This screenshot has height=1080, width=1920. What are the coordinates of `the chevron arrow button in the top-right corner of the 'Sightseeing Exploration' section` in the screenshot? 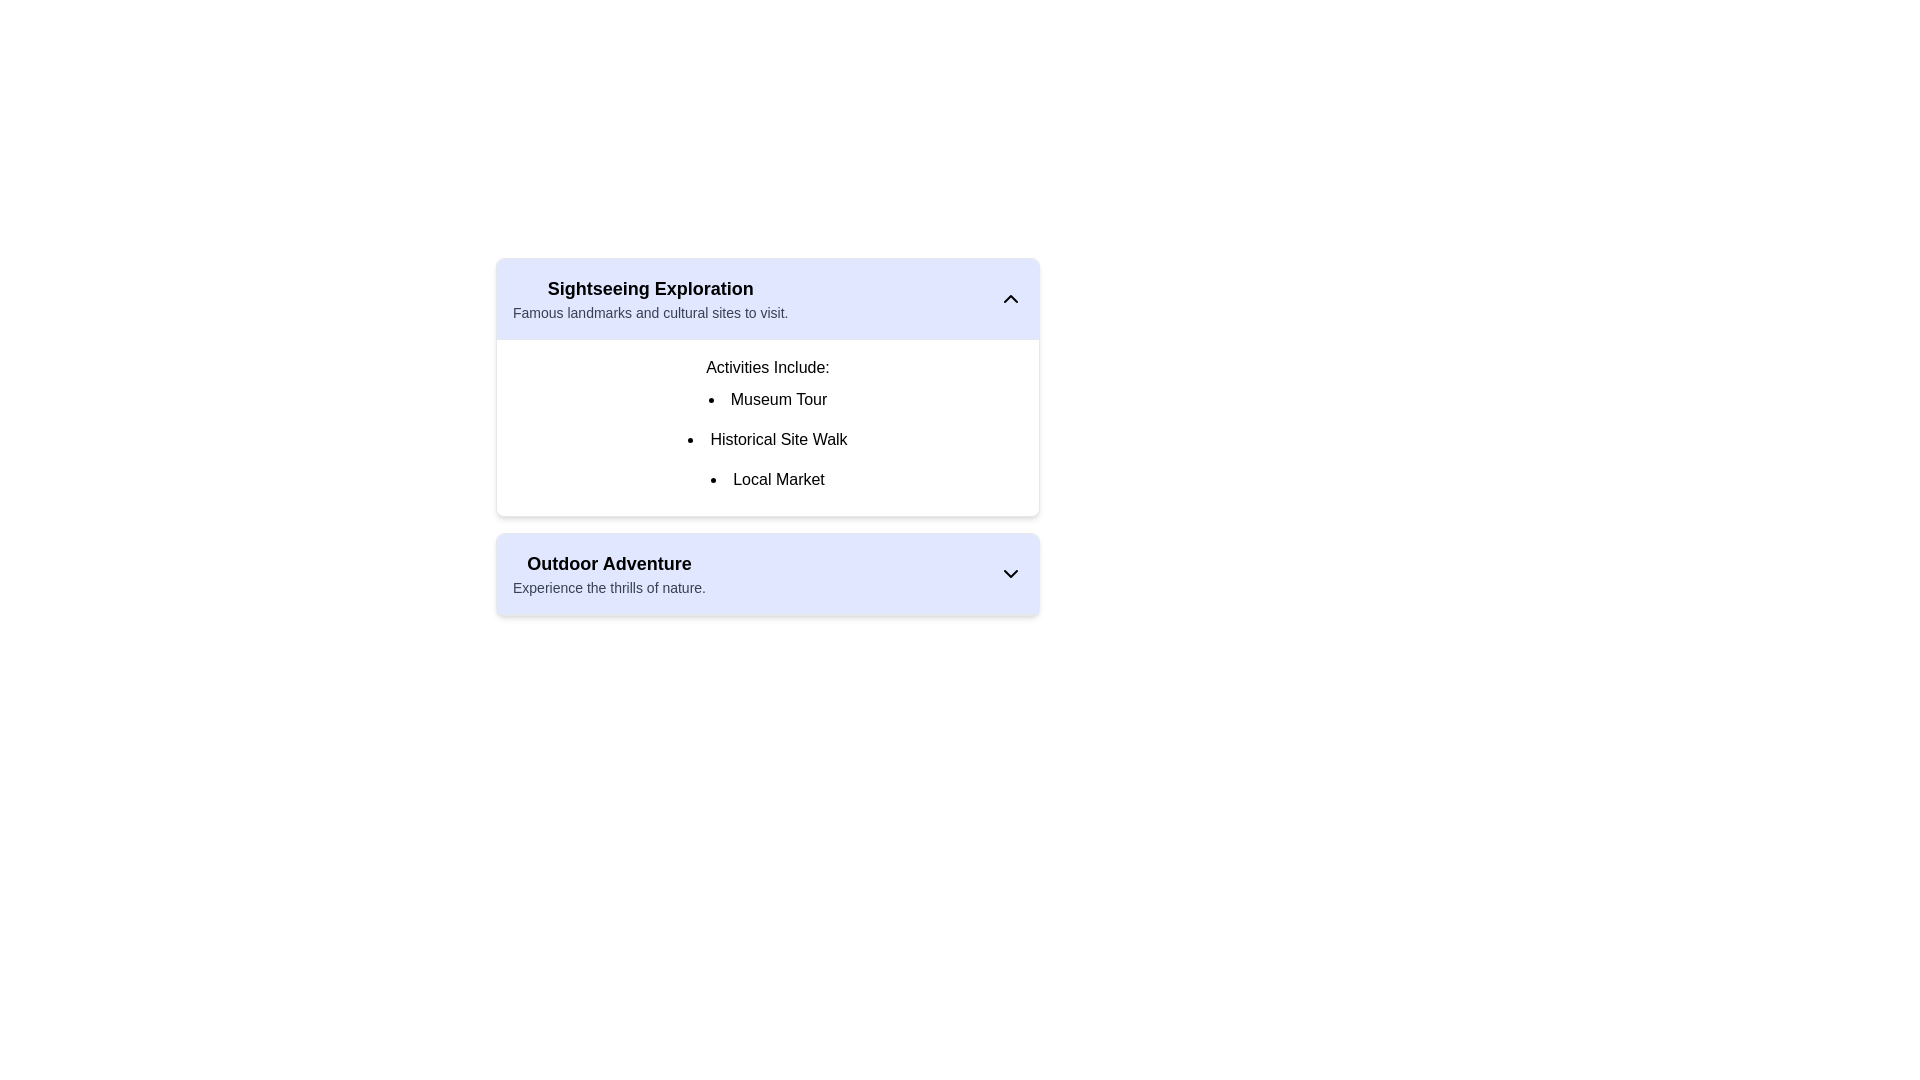 It's located at (1011, 299).